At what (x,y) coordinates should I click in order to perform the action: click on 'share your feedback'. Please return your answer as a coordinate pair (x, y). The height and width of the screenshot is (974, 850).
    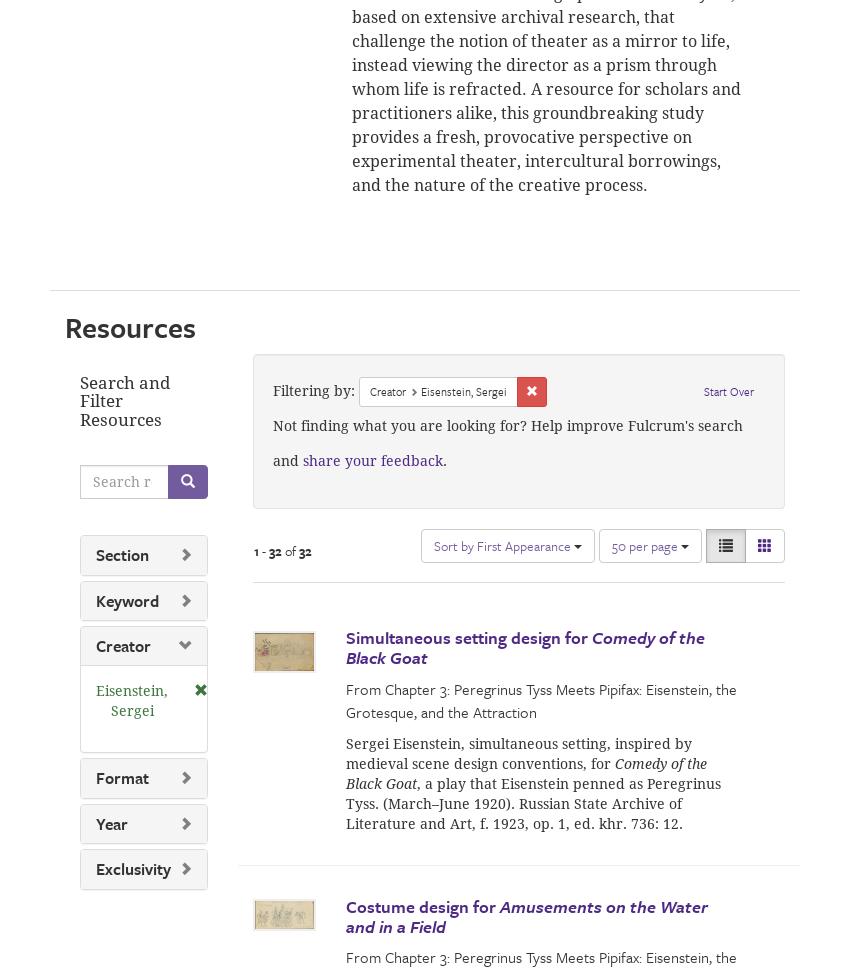
    Looking at the image, I should click on (370, 459).